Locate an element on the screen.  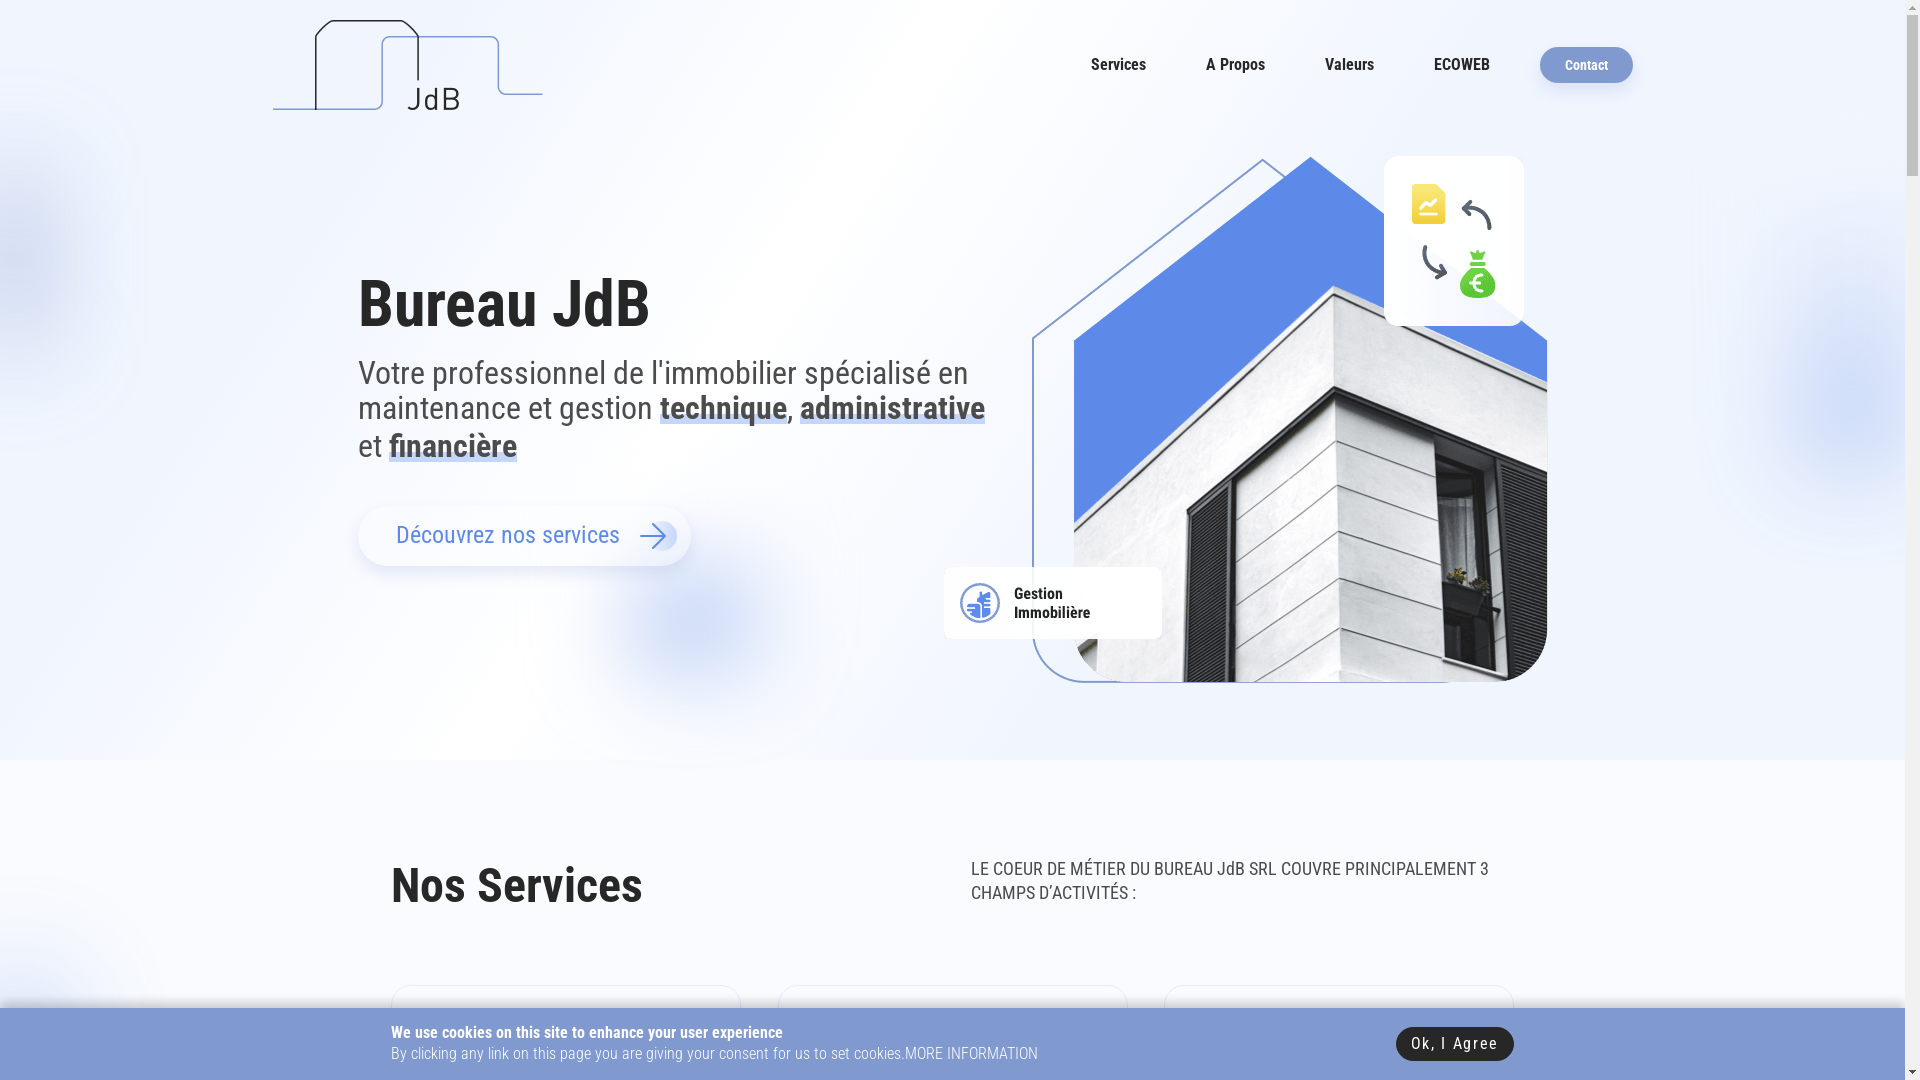
'Services' is located at coordinates (1116, 63).